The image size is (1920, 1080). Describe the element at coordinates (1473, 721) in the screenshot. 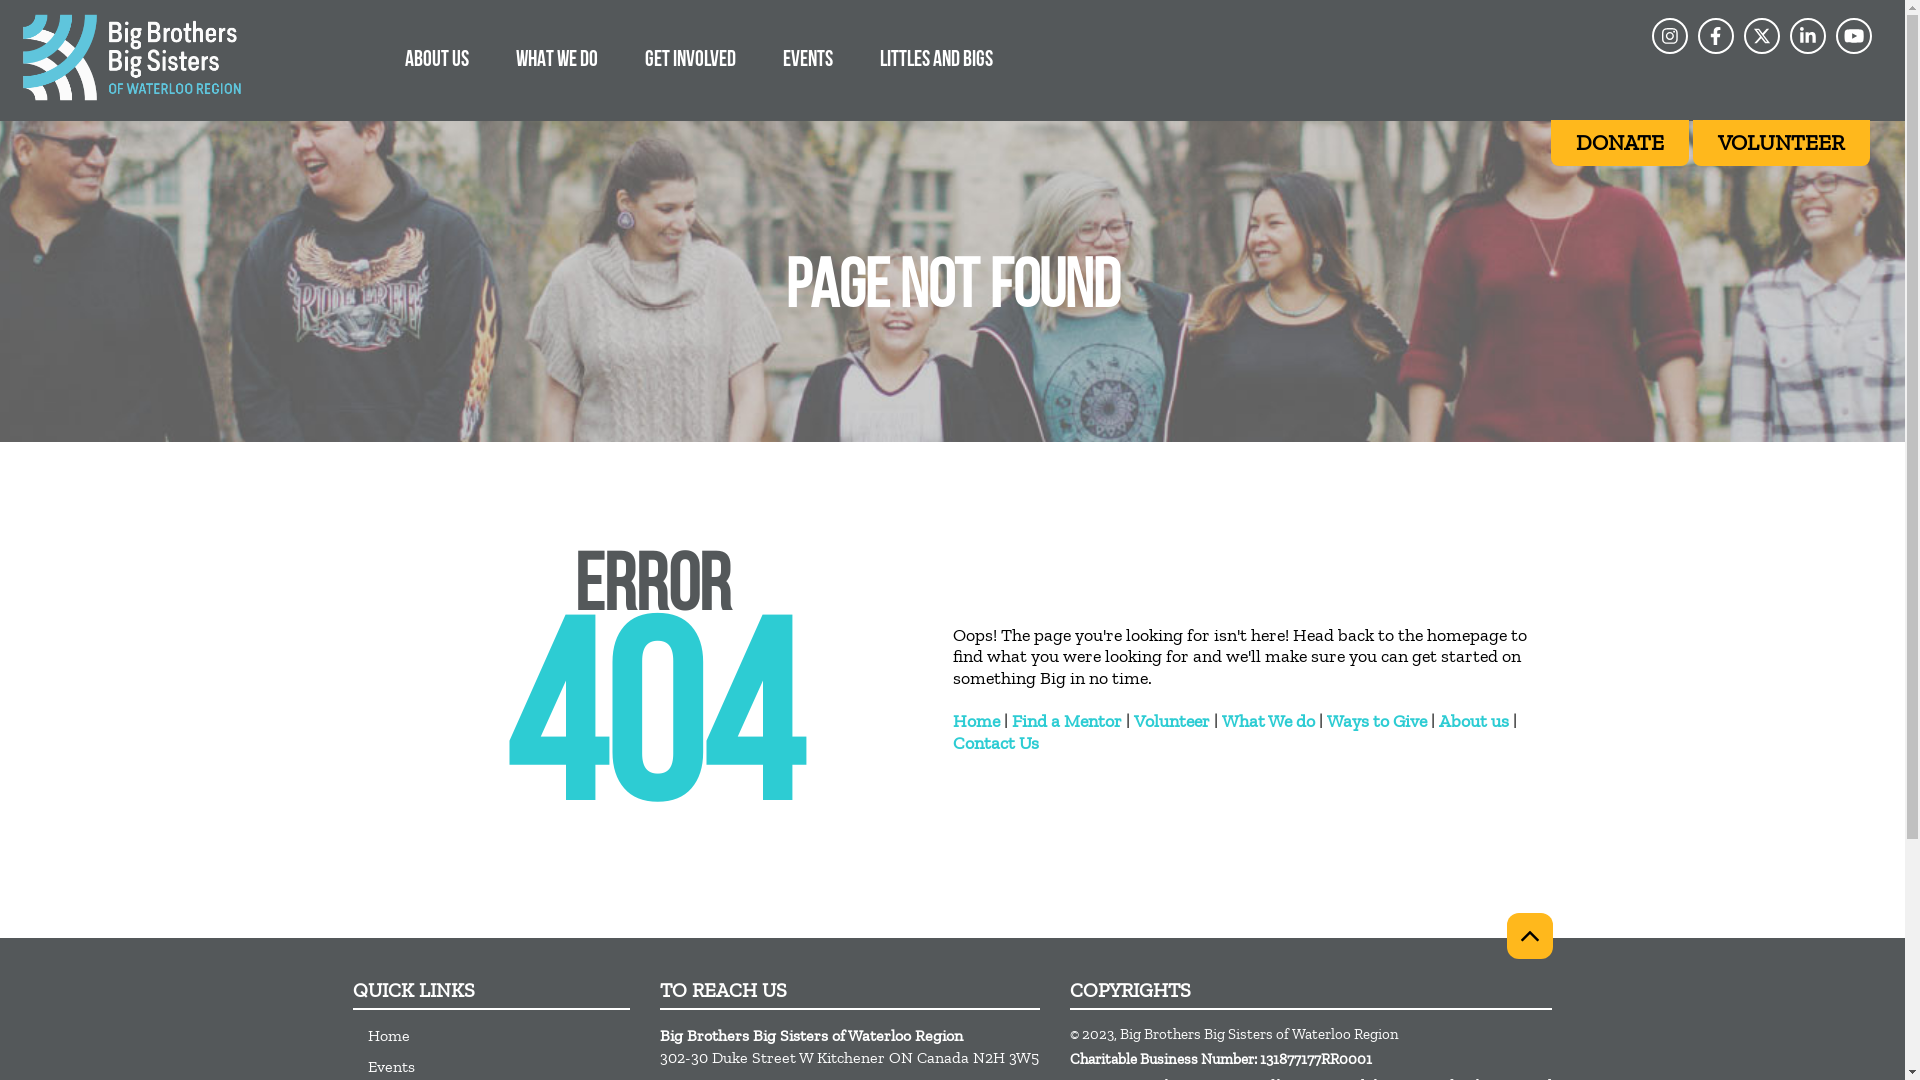

I see `'About us'` at that location.